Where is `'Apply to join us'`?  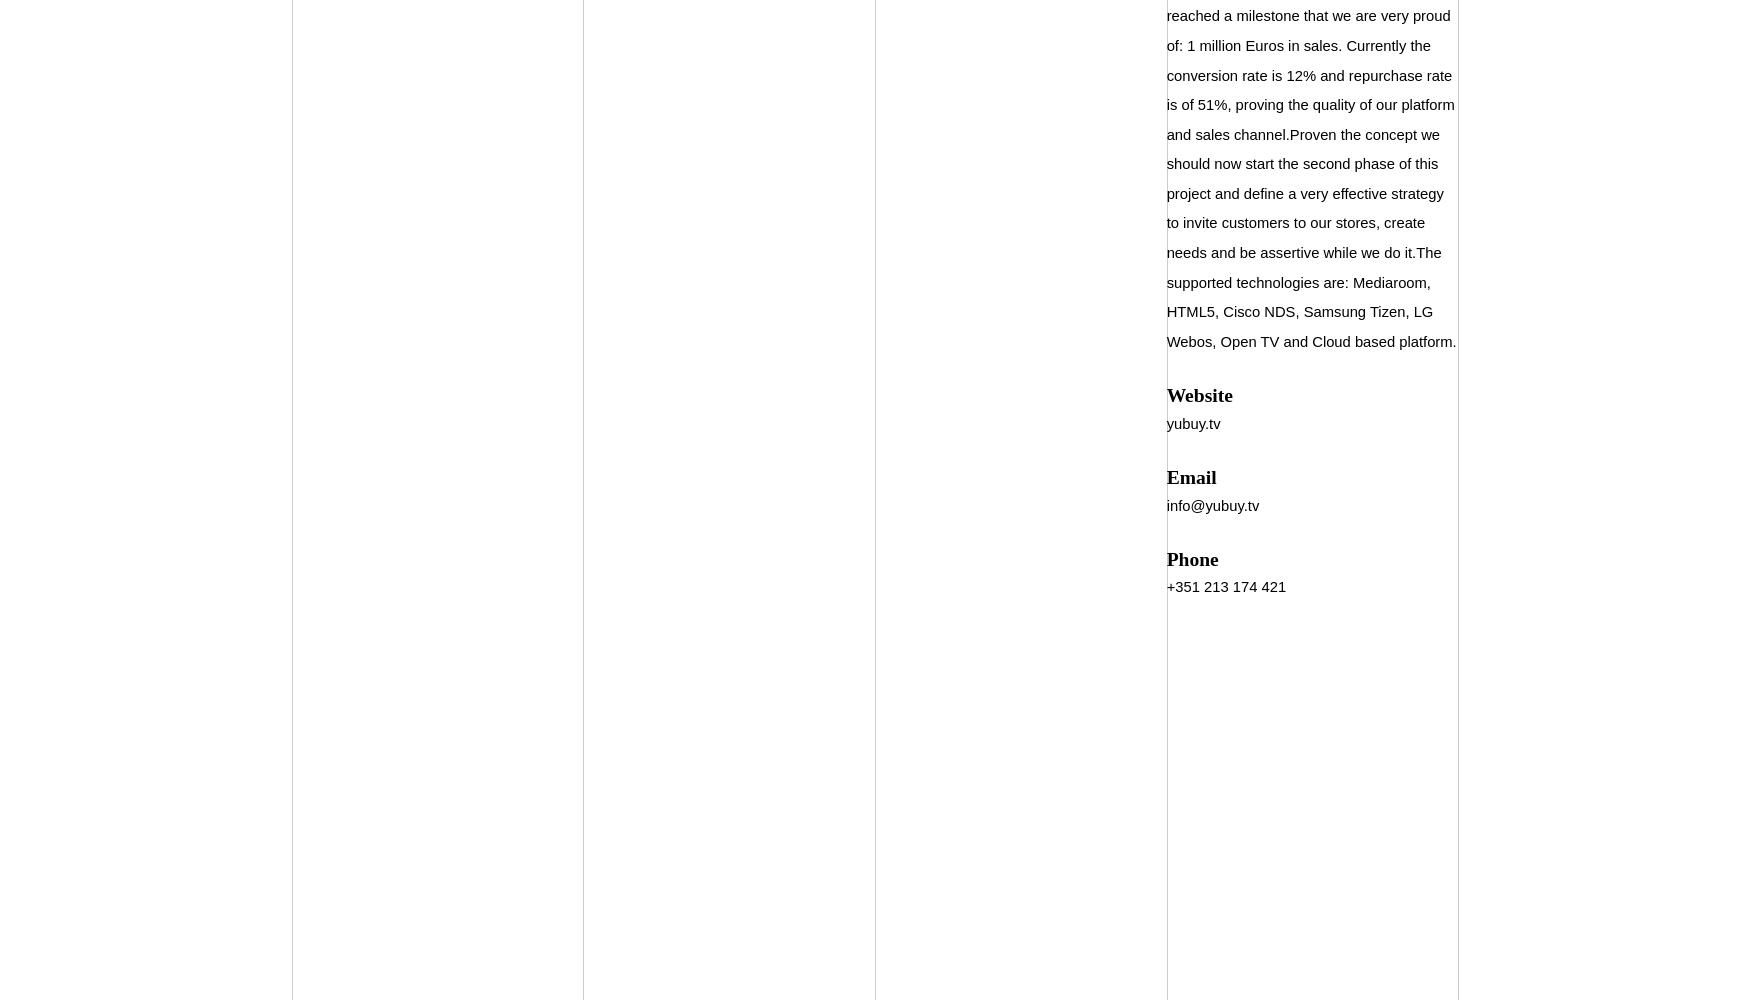 'Apply to join us' is located at coordinates (711, 72).